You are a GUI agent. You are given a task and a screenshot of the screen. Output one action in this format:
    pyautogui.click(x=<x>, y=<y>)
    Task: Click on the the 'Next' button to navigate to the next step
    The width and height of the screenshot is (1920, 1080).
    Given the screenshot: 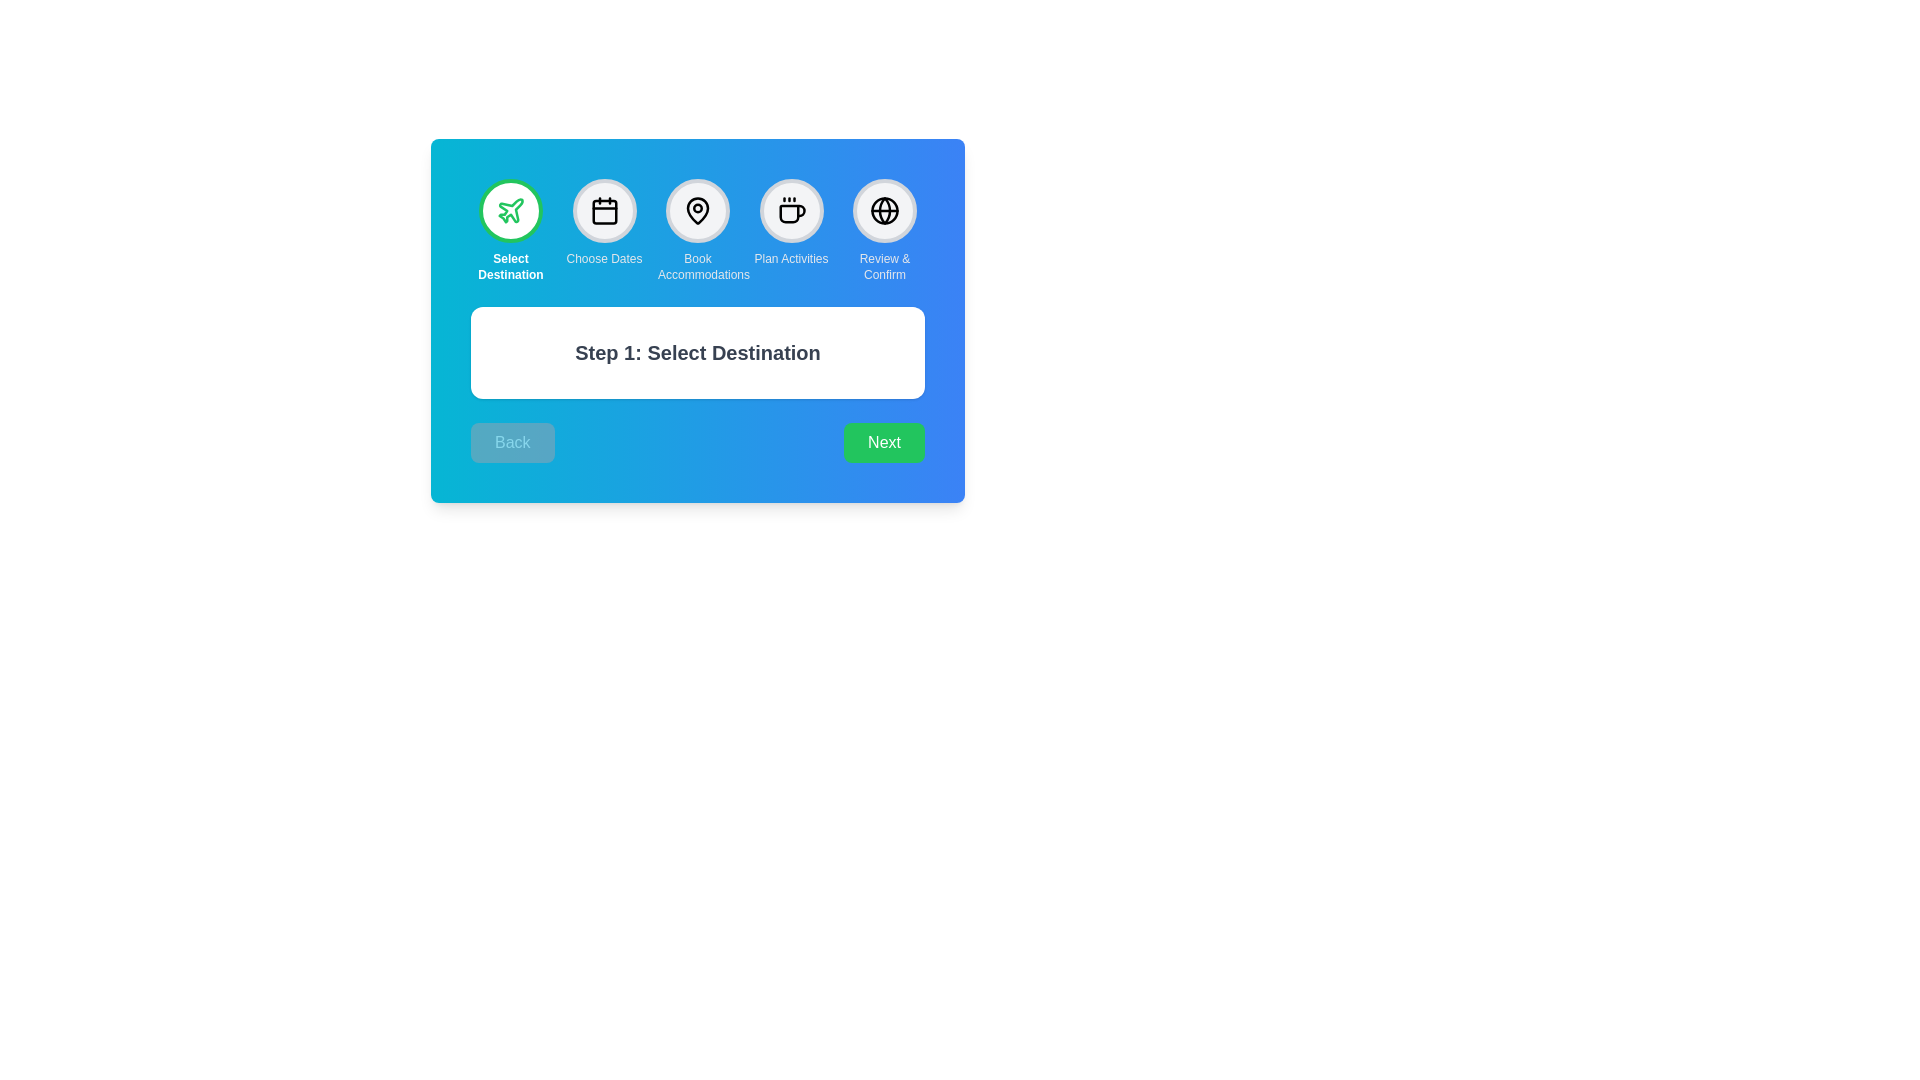 What is the action you would take?
    pyautogui.click(x=883, y=442)
    